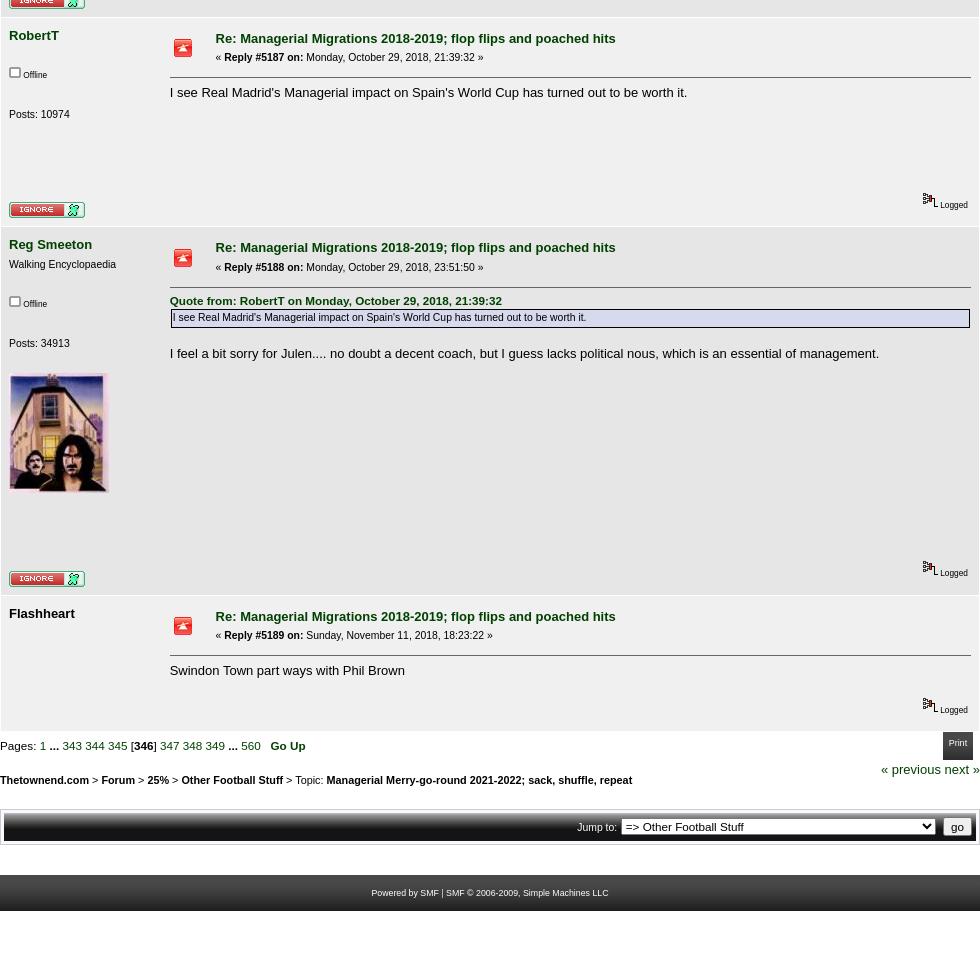  I want to click on '347', so click(168, 744).